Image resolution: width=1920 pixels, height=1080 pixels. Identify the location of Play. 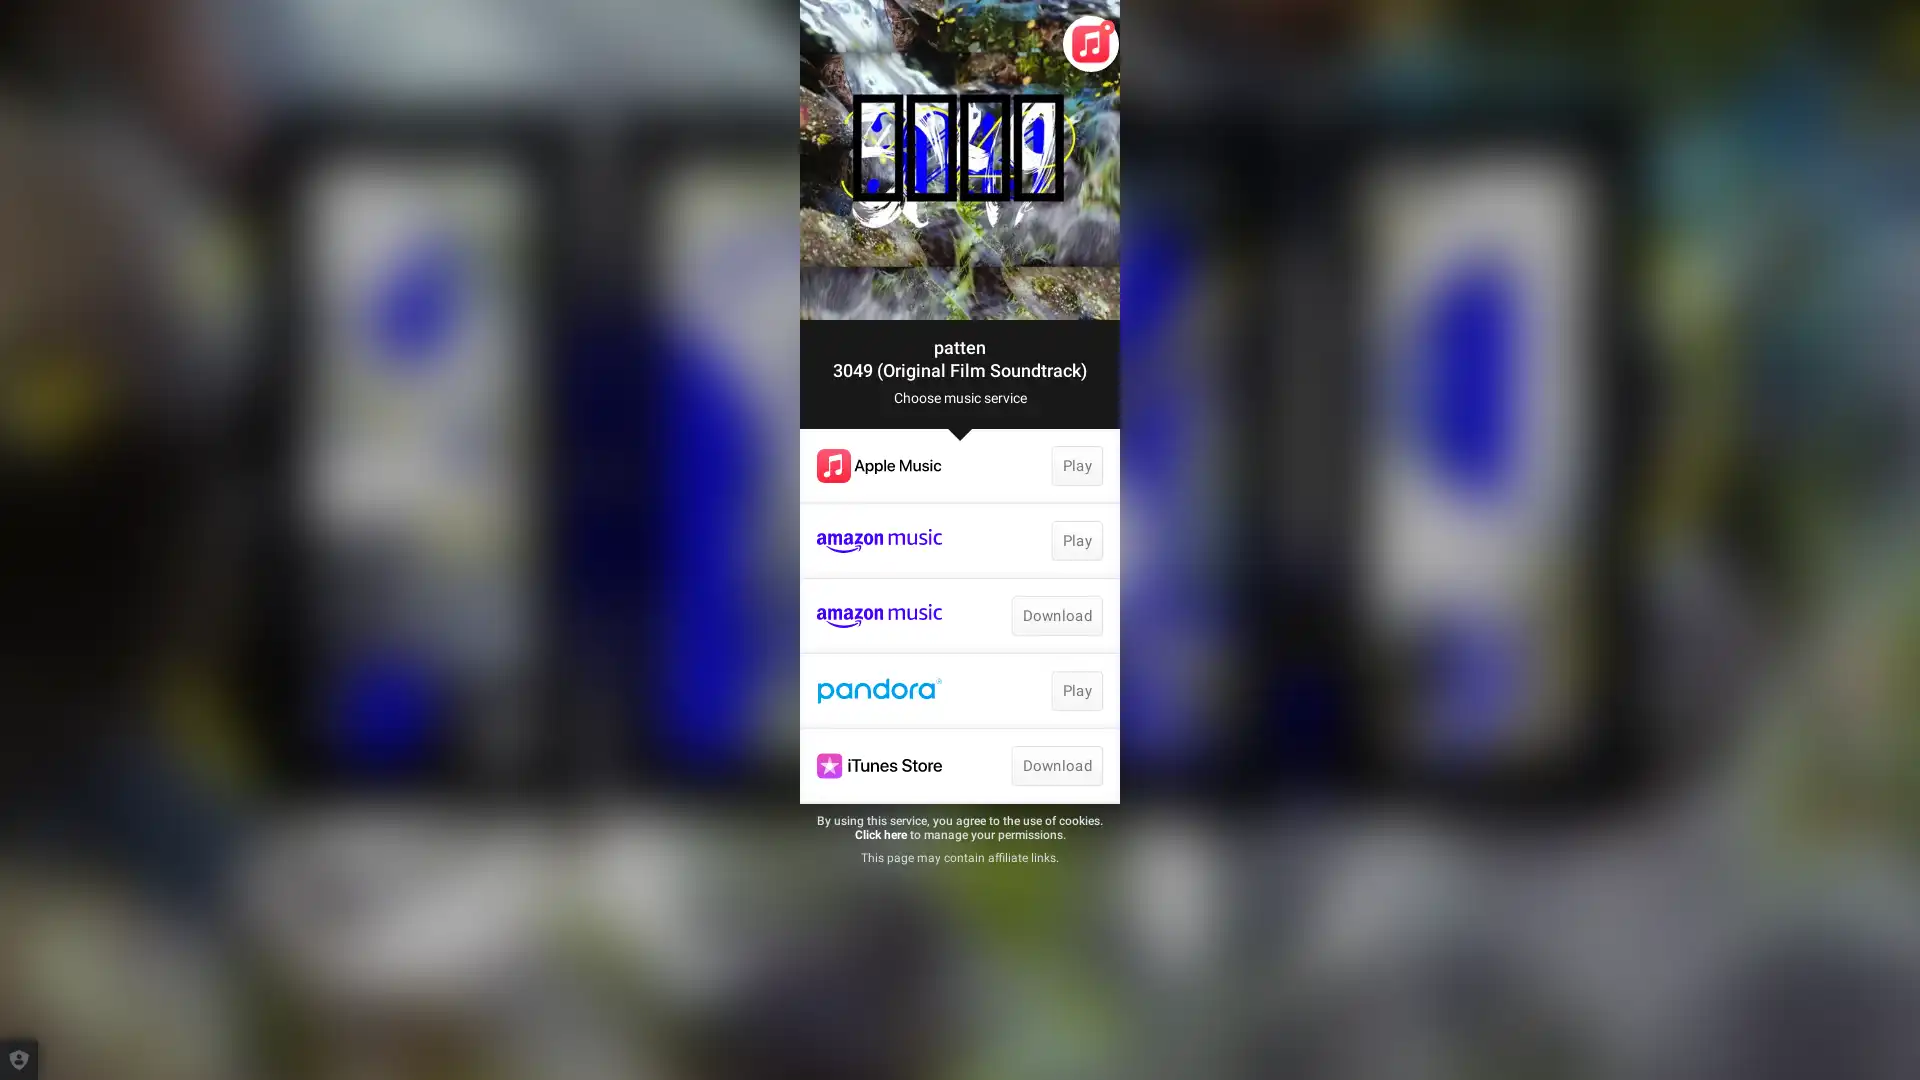
(1075, 540).